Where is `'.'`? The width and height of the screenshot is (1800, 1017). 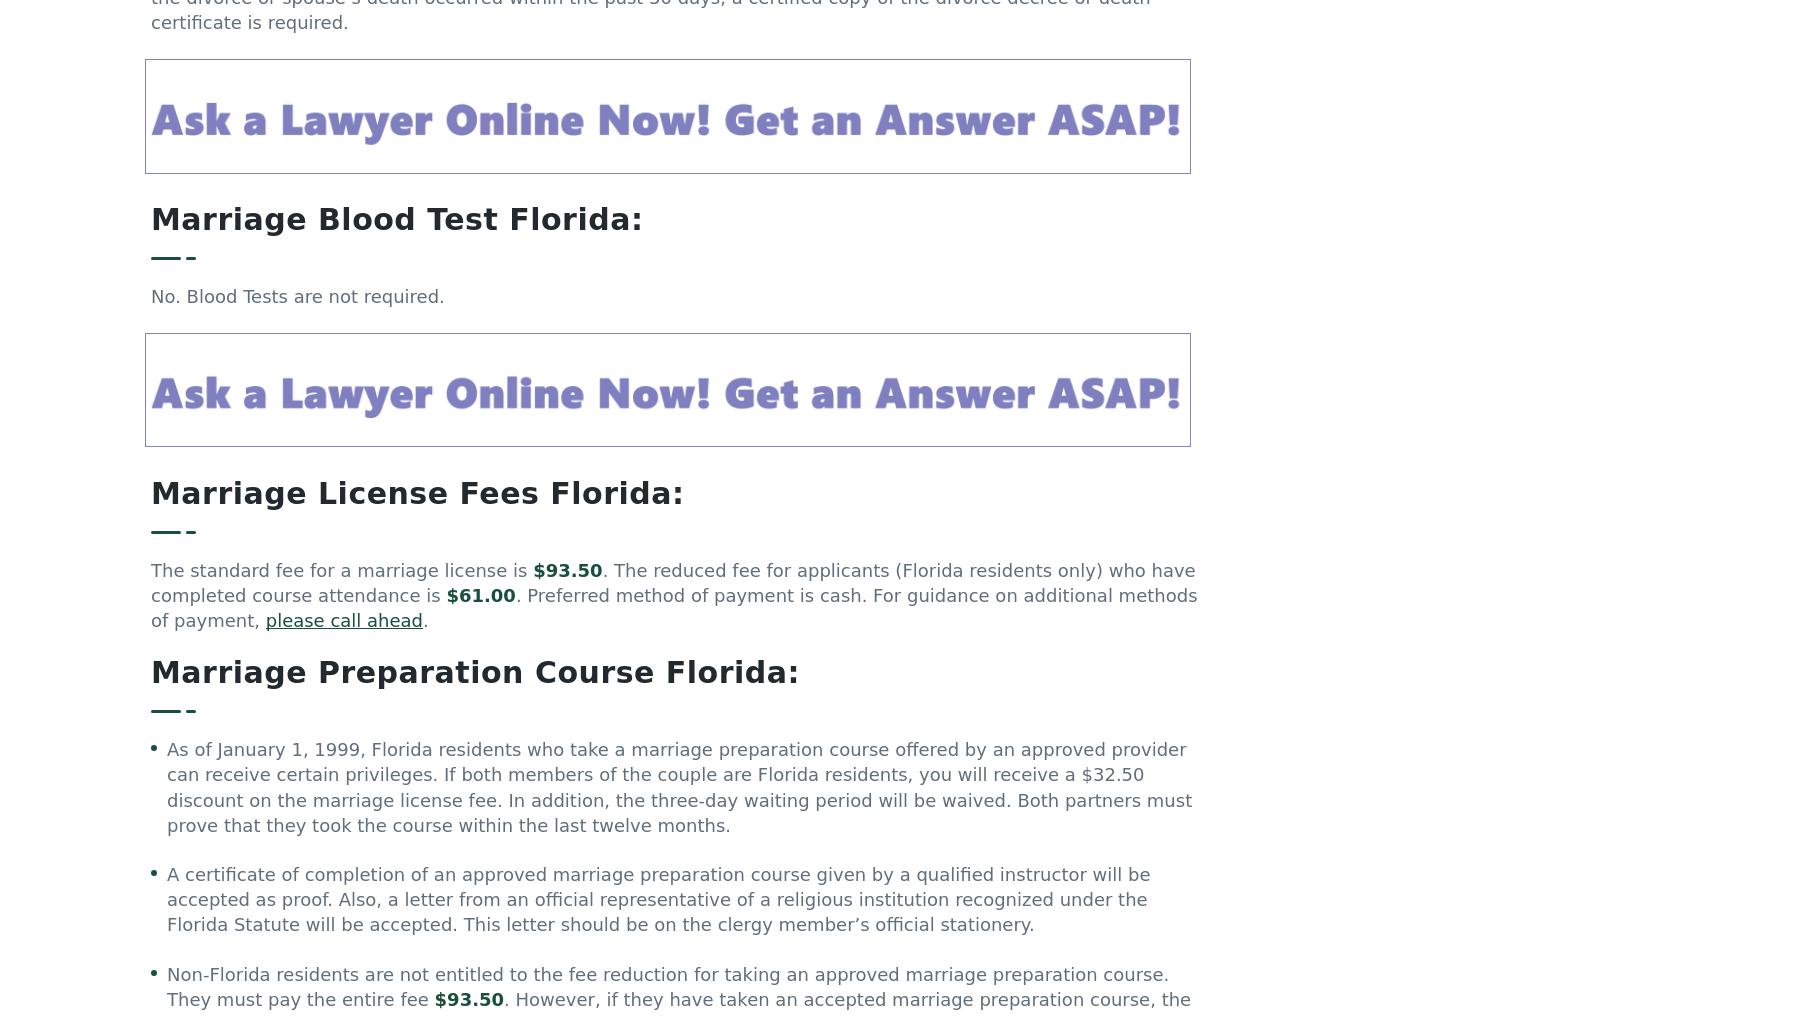 '.' is located at coordinates (425, 629).